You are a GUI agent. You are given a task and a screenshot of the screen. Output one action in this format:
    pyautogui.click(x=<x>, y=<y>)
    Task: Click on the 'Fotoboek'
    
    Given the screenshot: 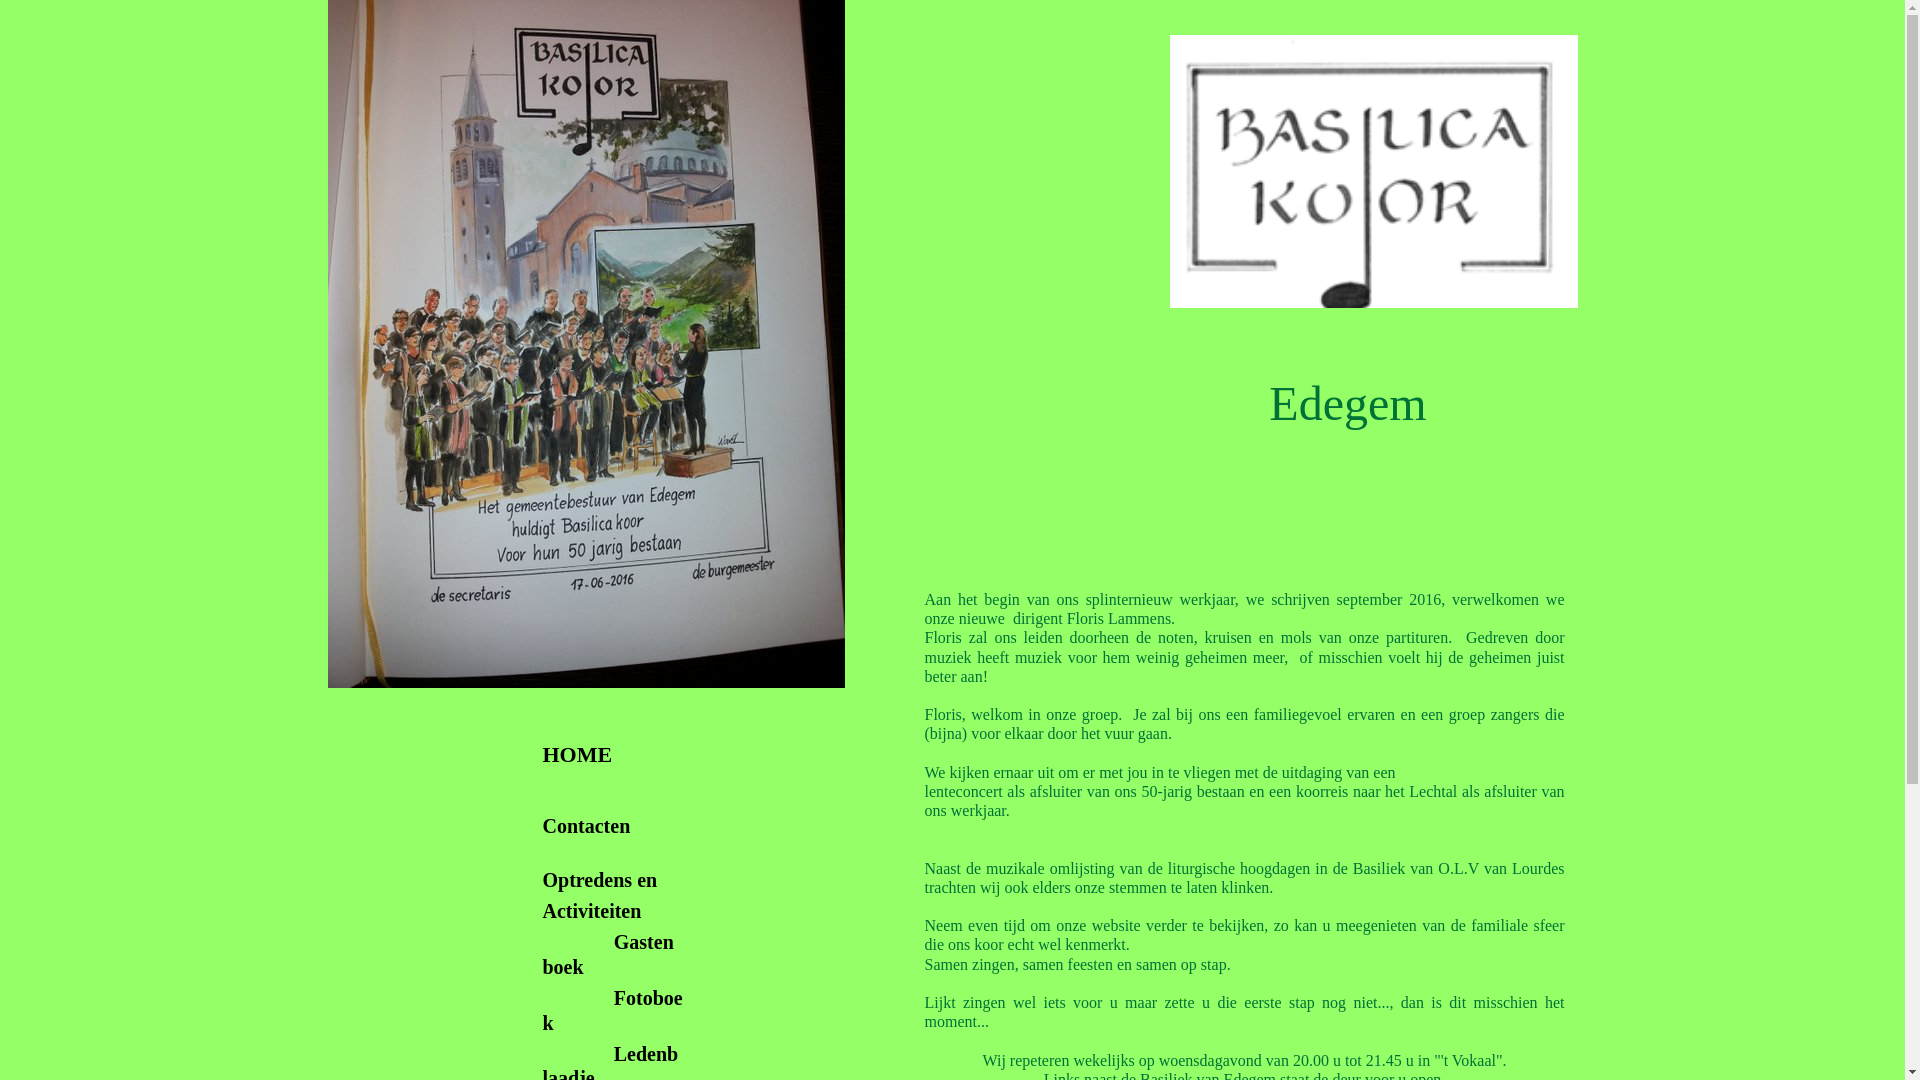 What is the action you would take?
    pyautogui.click(x=610, y=1013)
    